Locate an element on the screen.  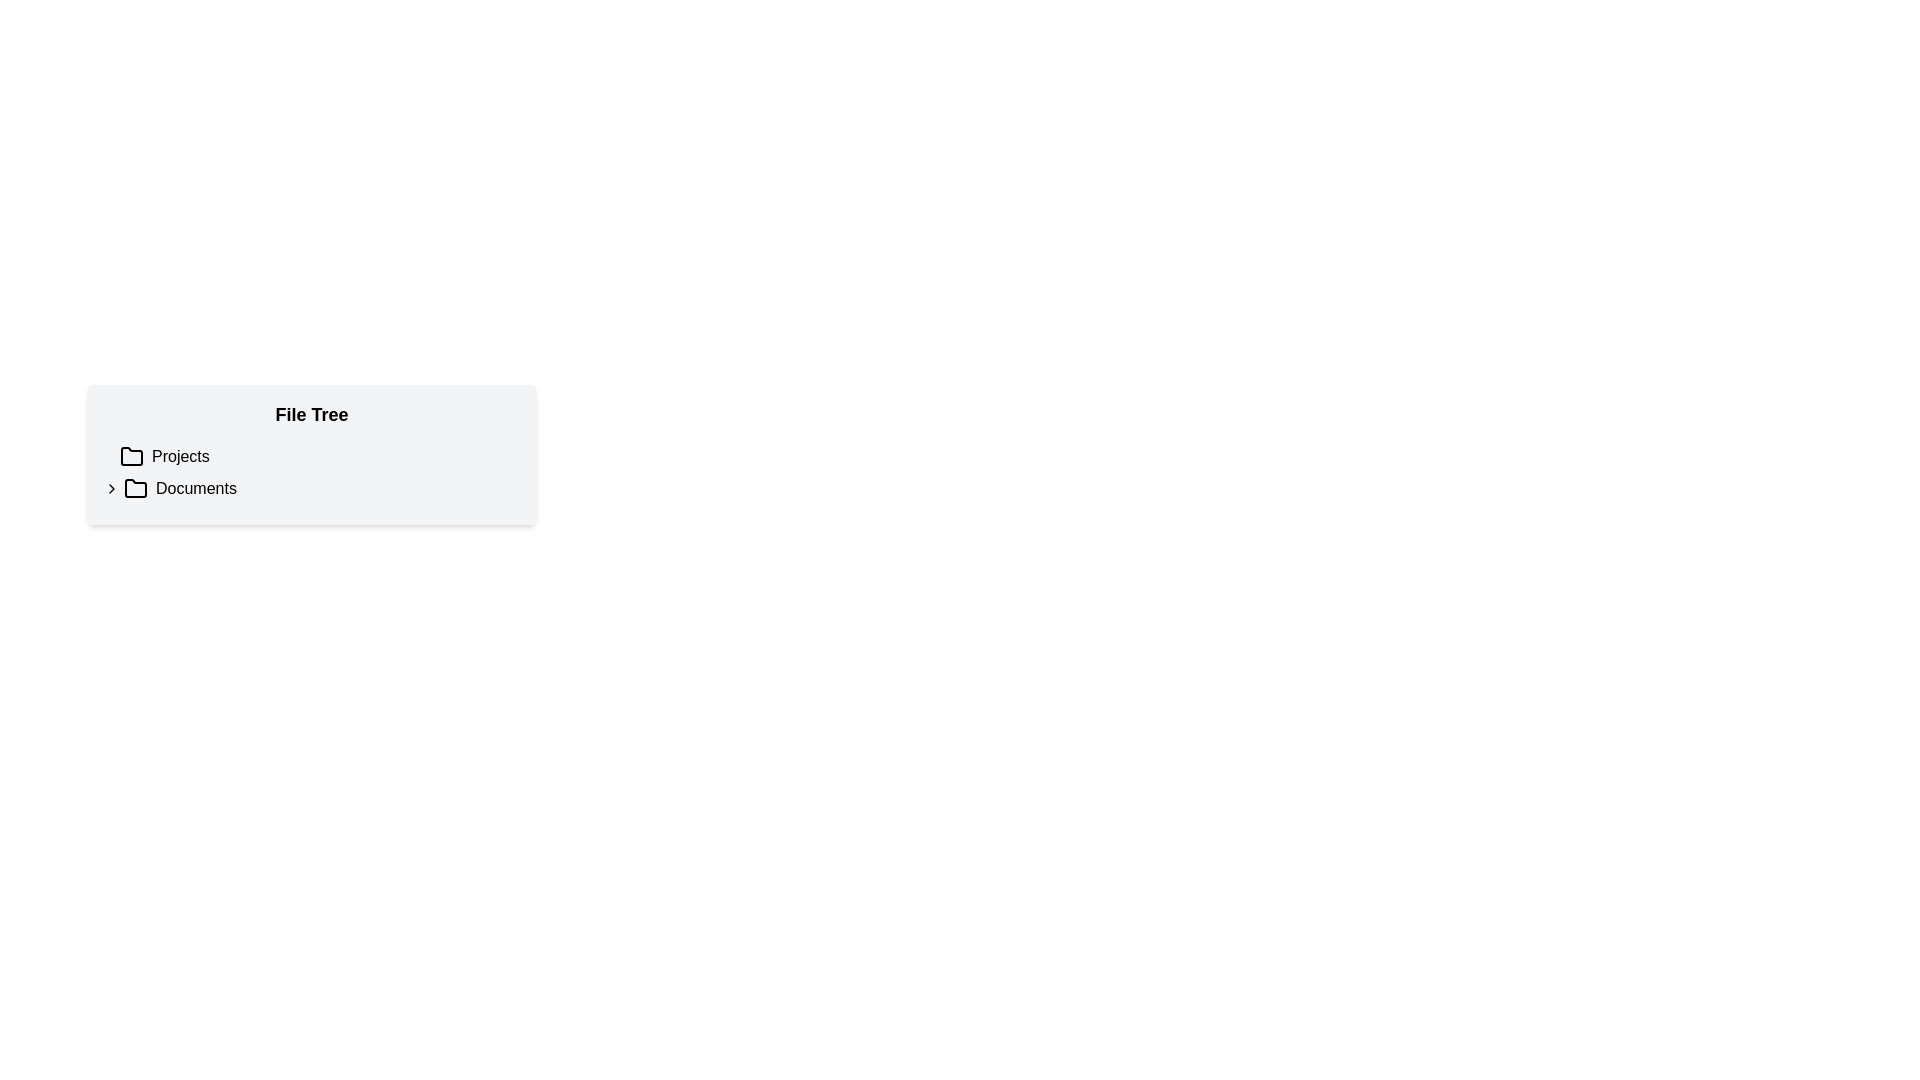
the 'Projects' text label in the file tree is located at coordinates (180, 456).